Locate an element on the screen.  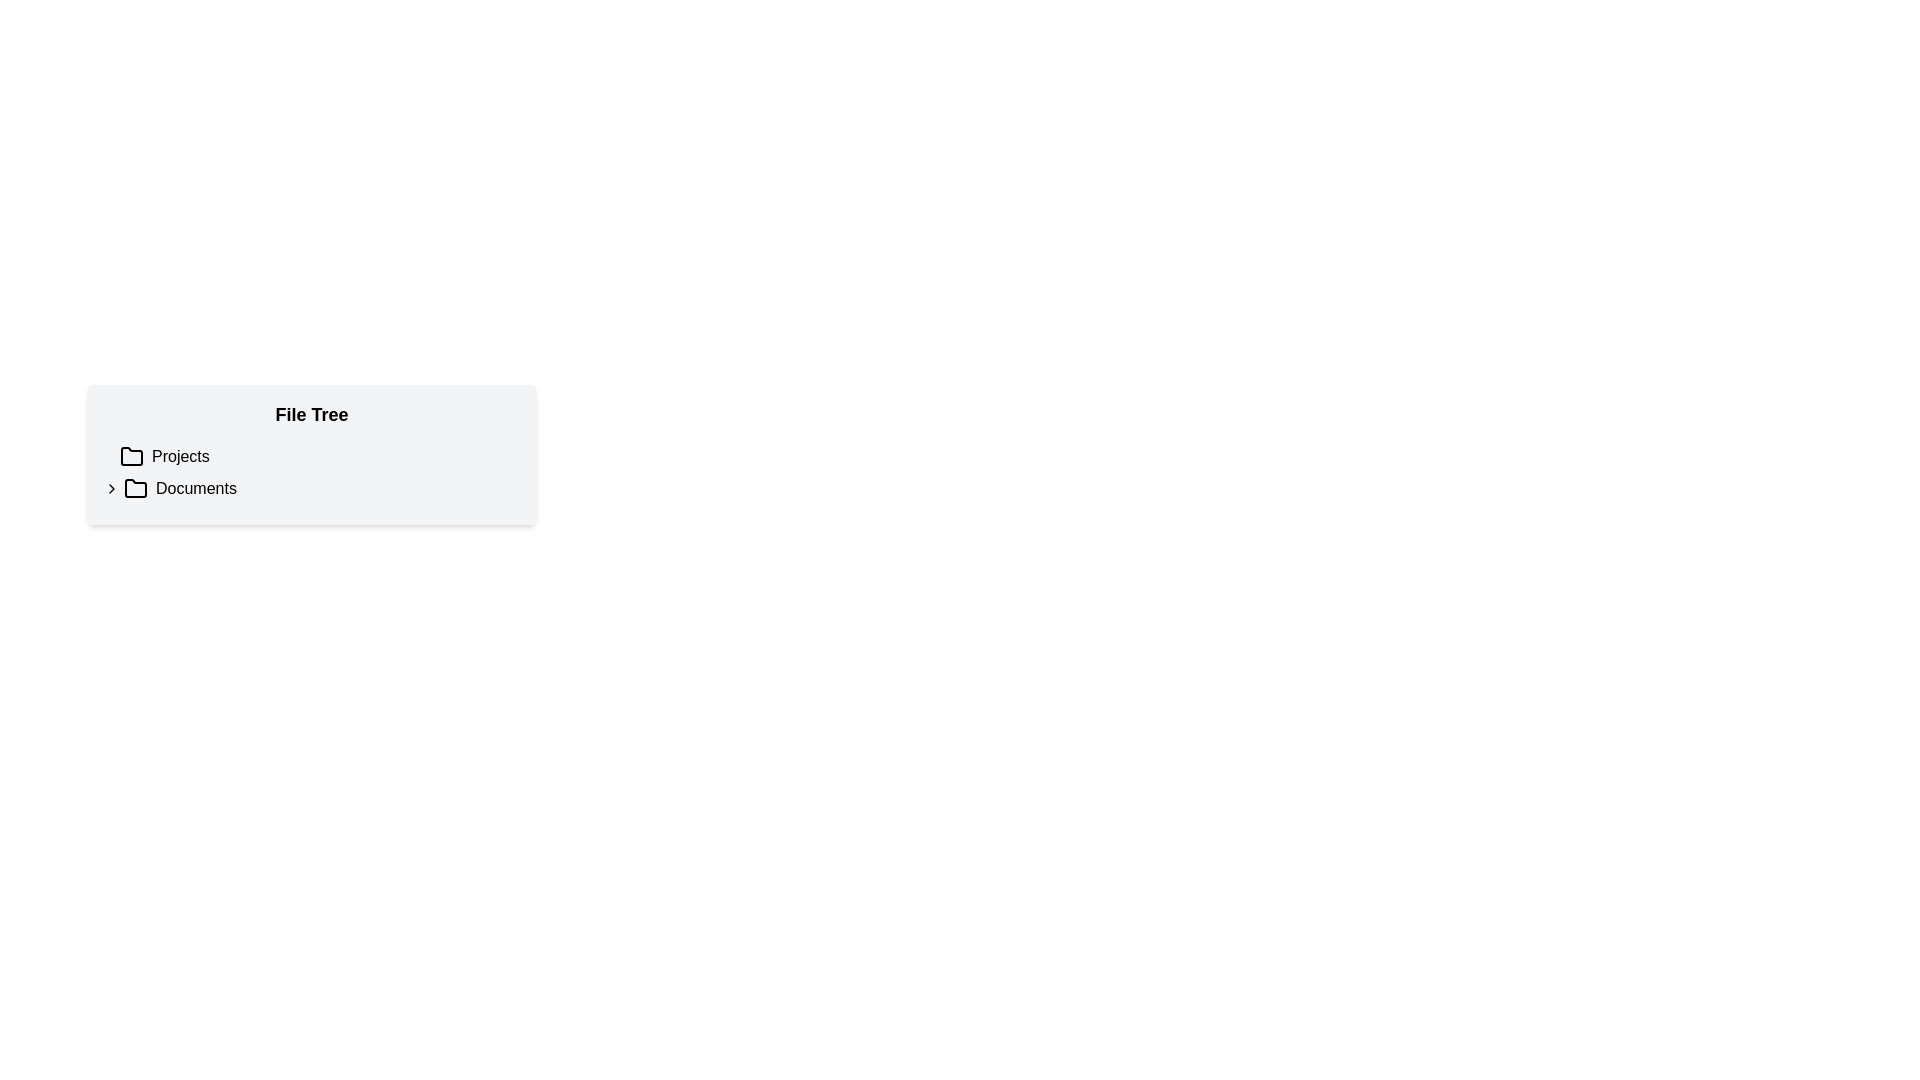
the 'Projects' text label in the file tree is located at coordinates (180, 456).